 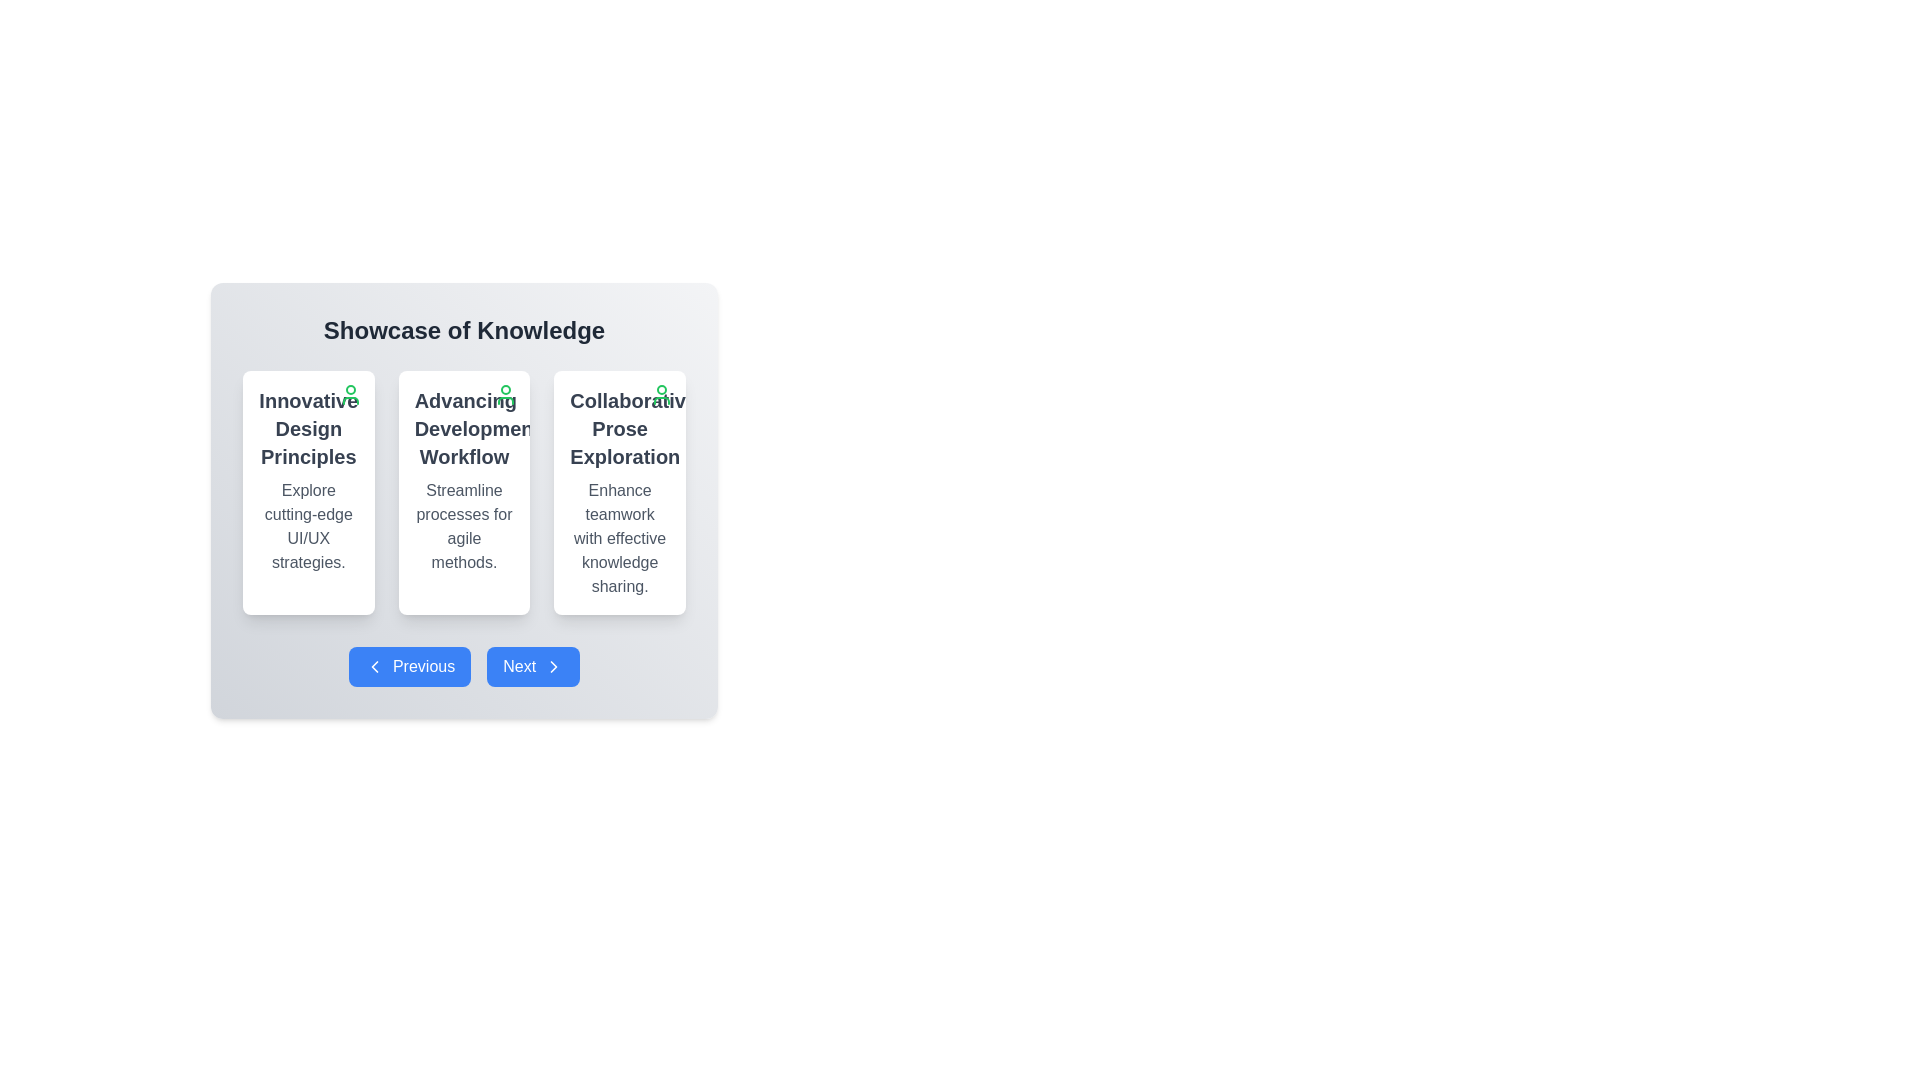 What do you see at coordinates (506, 394) in the screenshot?
I see `the user-related icon located in the top-right corner of the 'Advancing Development Workflow' card` at bounding box center [506, 394].